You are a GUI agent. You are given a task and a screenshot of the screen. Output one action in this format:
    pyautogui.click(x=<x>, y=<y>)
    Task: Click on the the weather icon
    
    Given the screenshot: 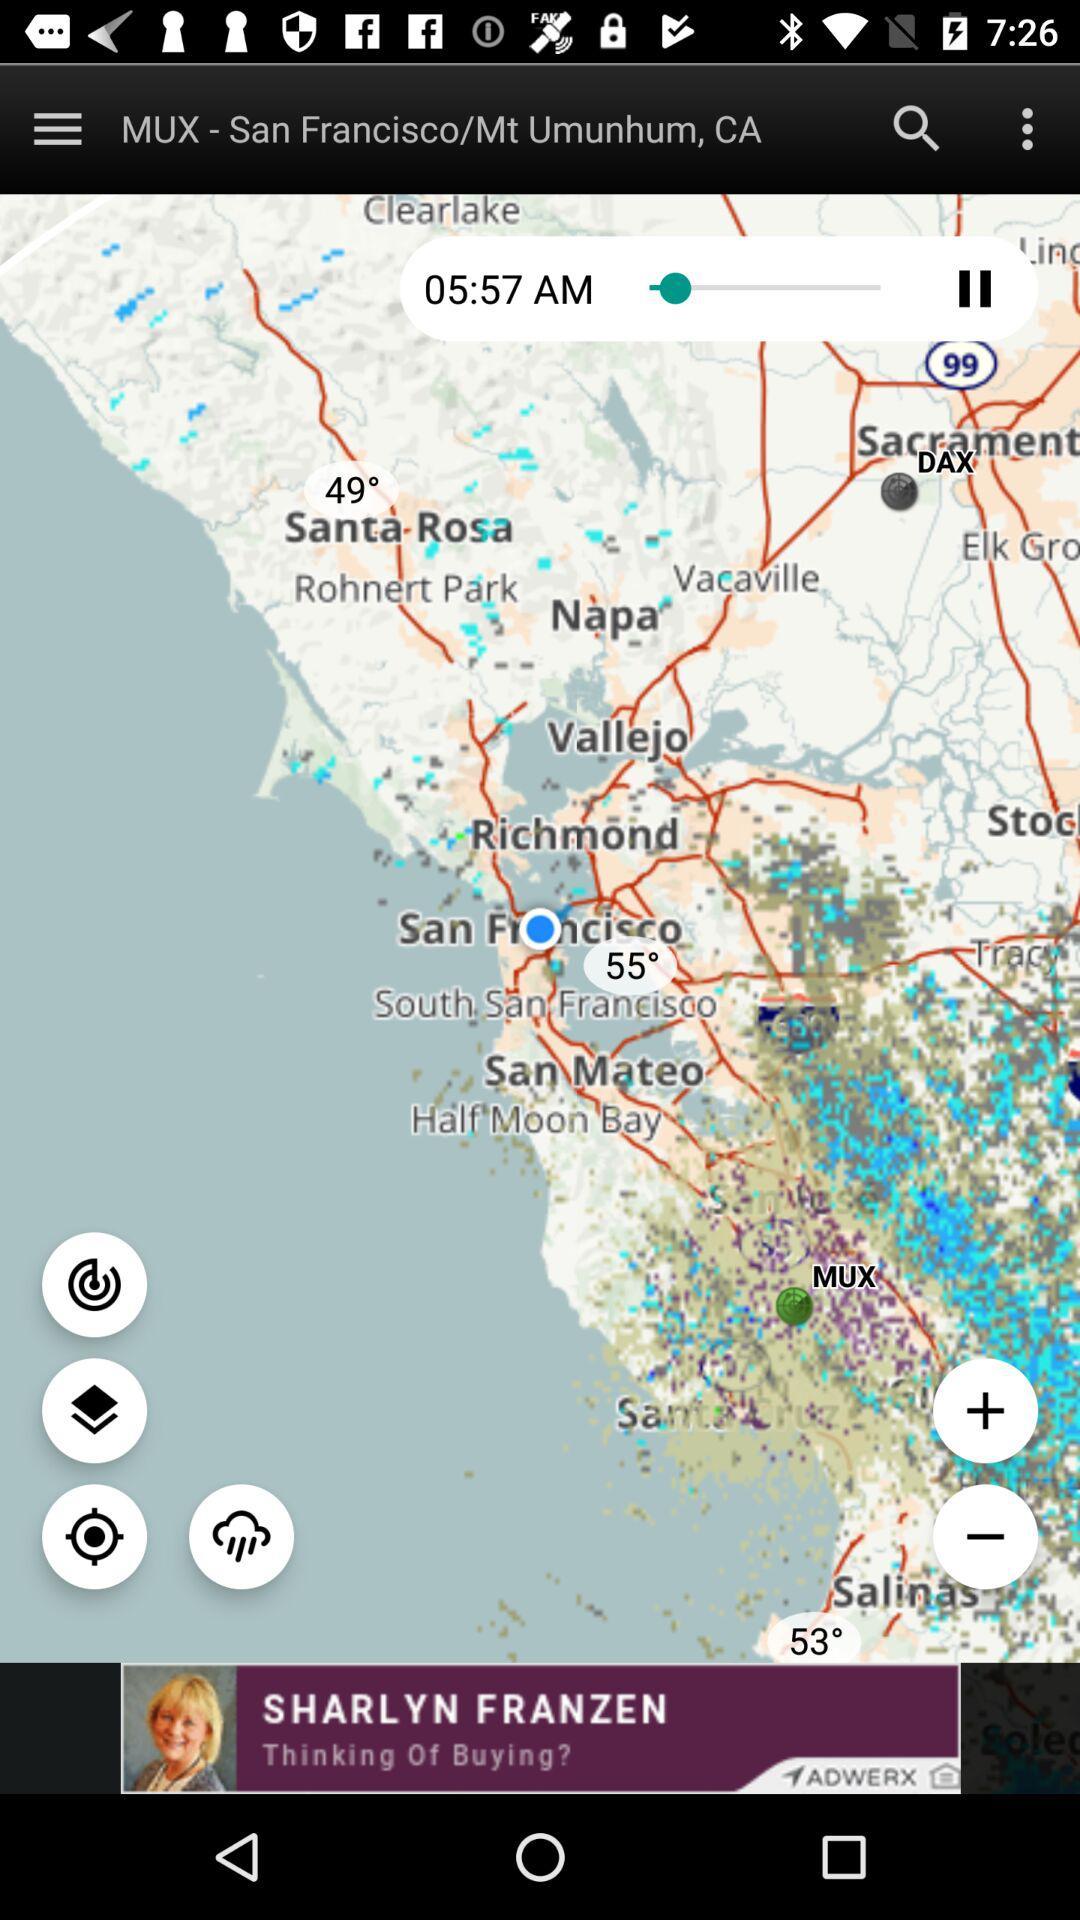 What is the action you would take?
    pyautogui.click(x=240, y=1535)
    